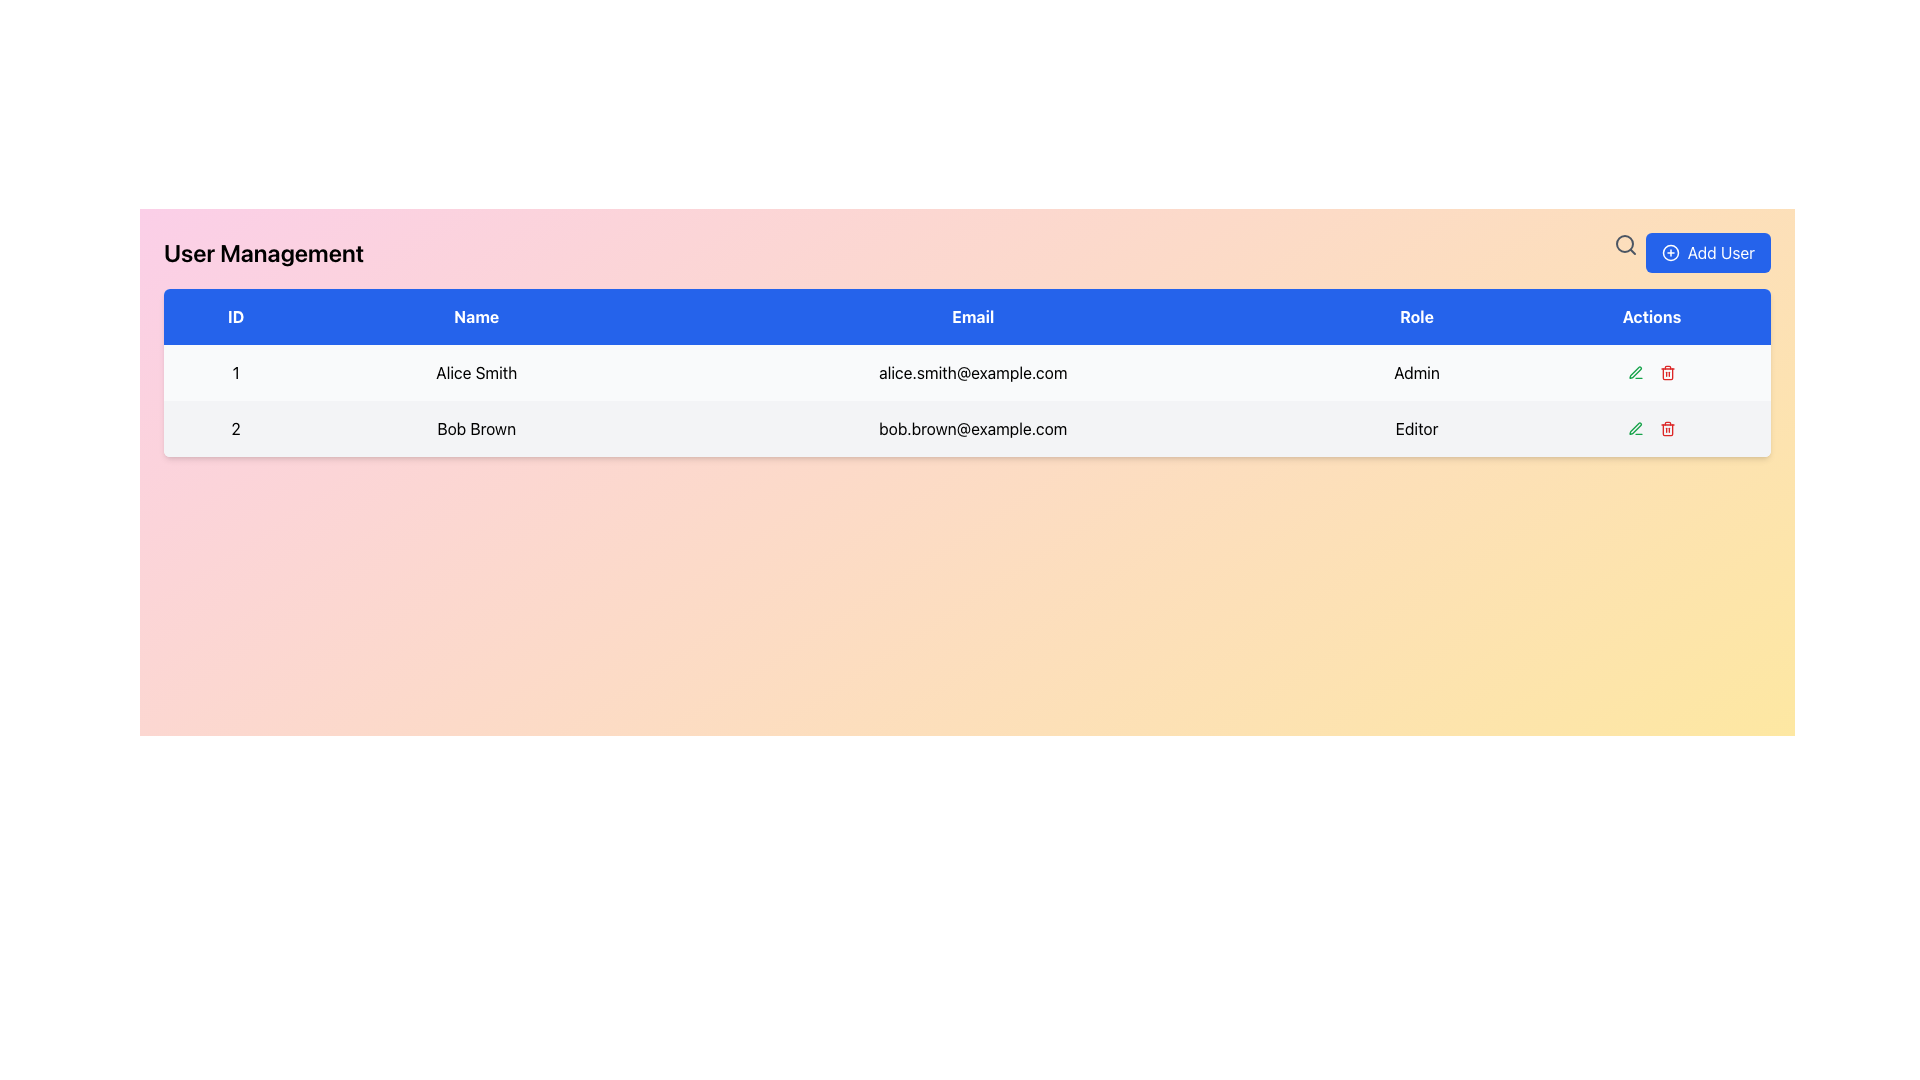 This screenshot has height=1080, width=1920. What do you see at coordinates (967, 315) in the screenshot?
I see `the Table Header Row of the User Management table, which provides labels for the columns` at bounding box center [967, 315].